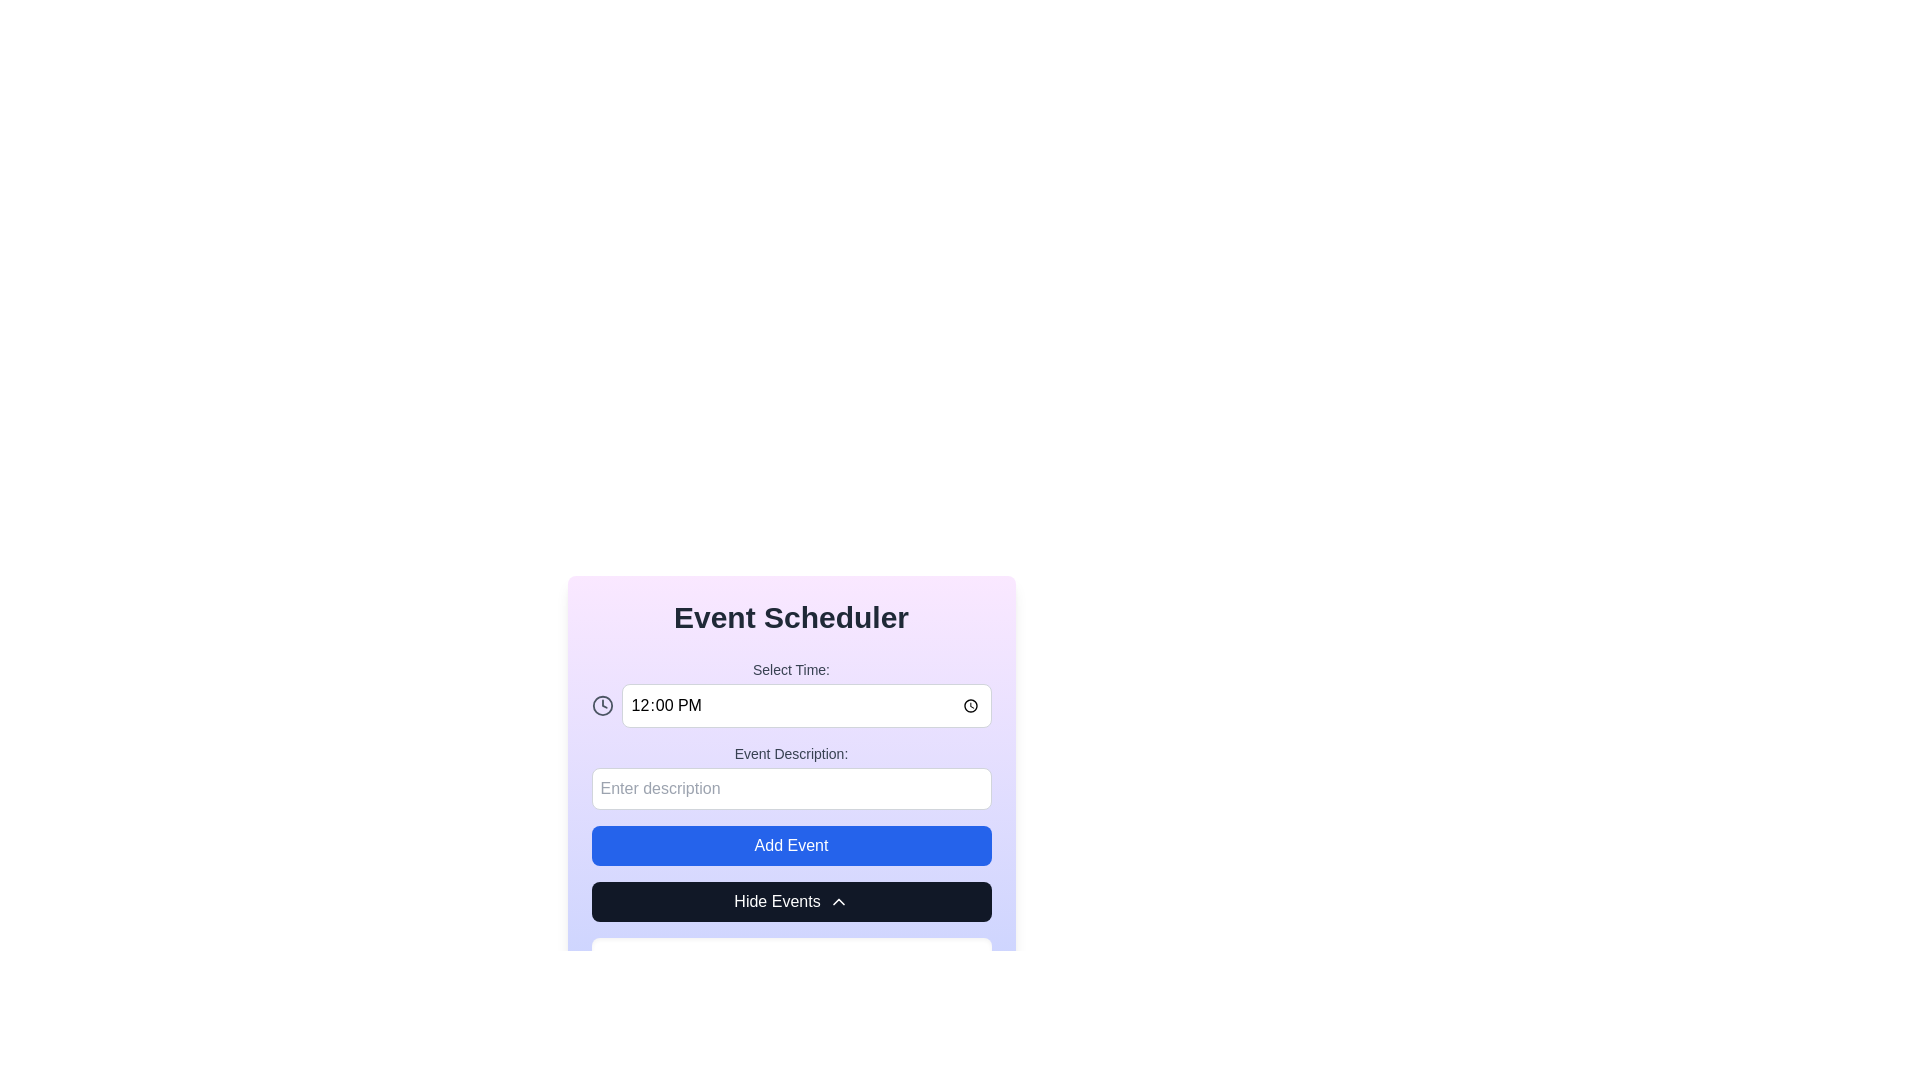 This screenshot has height=1080, width=1920. Describe the element at coordinates (790, 775) in the screenshot. I see `the text input field labeled 'Event Description:' to focus on it` at that location.